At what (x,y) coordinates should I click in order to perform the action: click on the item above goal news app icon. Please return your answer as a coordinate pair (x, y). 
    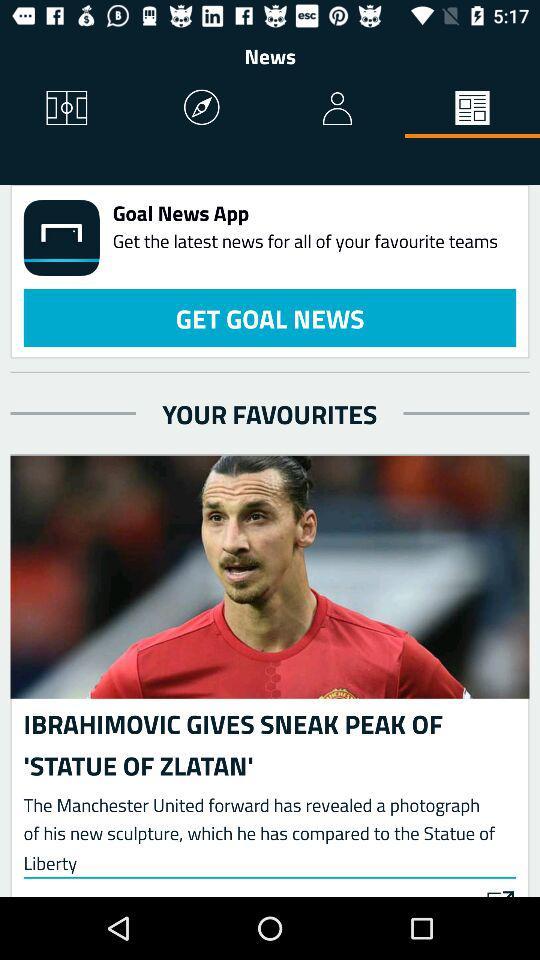
    Looking at the image, I should click on (472, 109).